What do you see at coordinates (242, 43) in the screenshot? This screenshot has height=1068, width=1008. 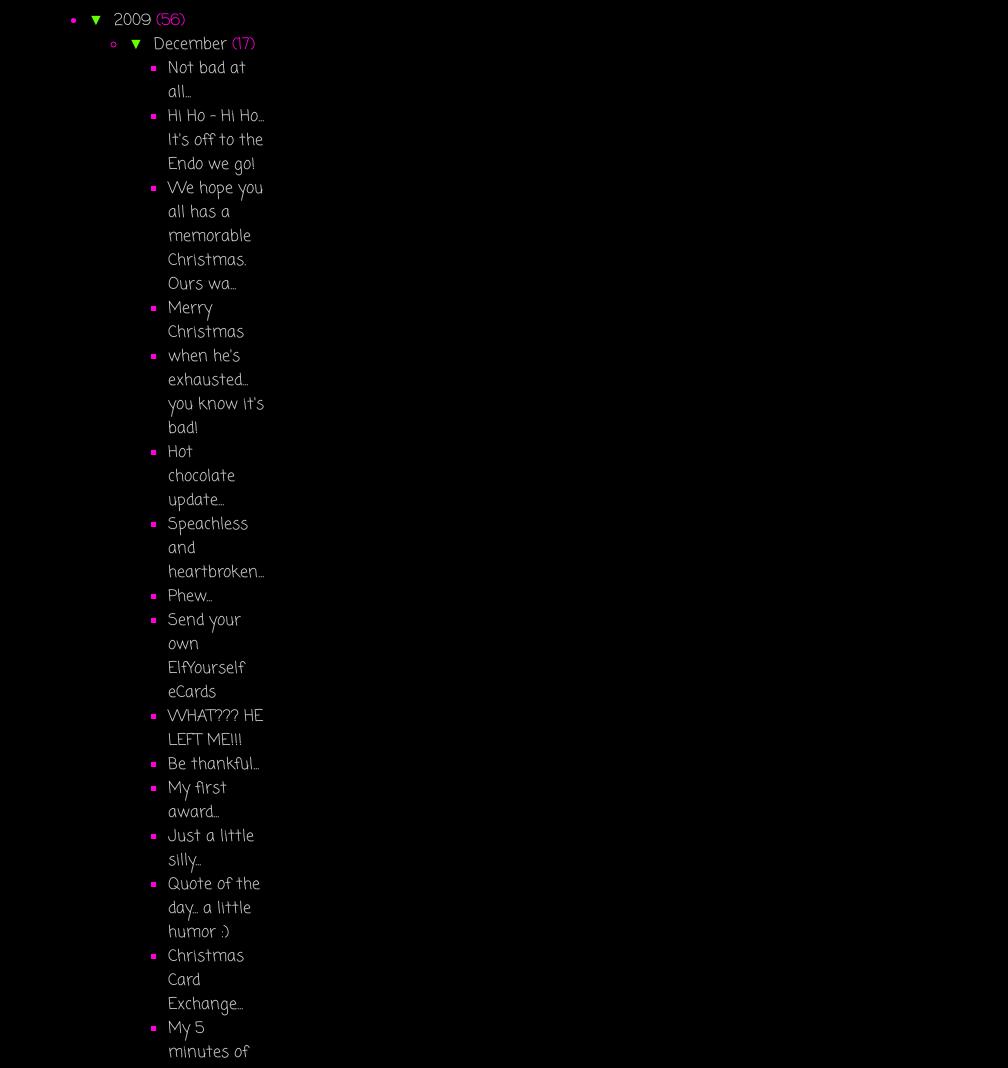 I see `'(17)'` at bounding box center [242, 43].